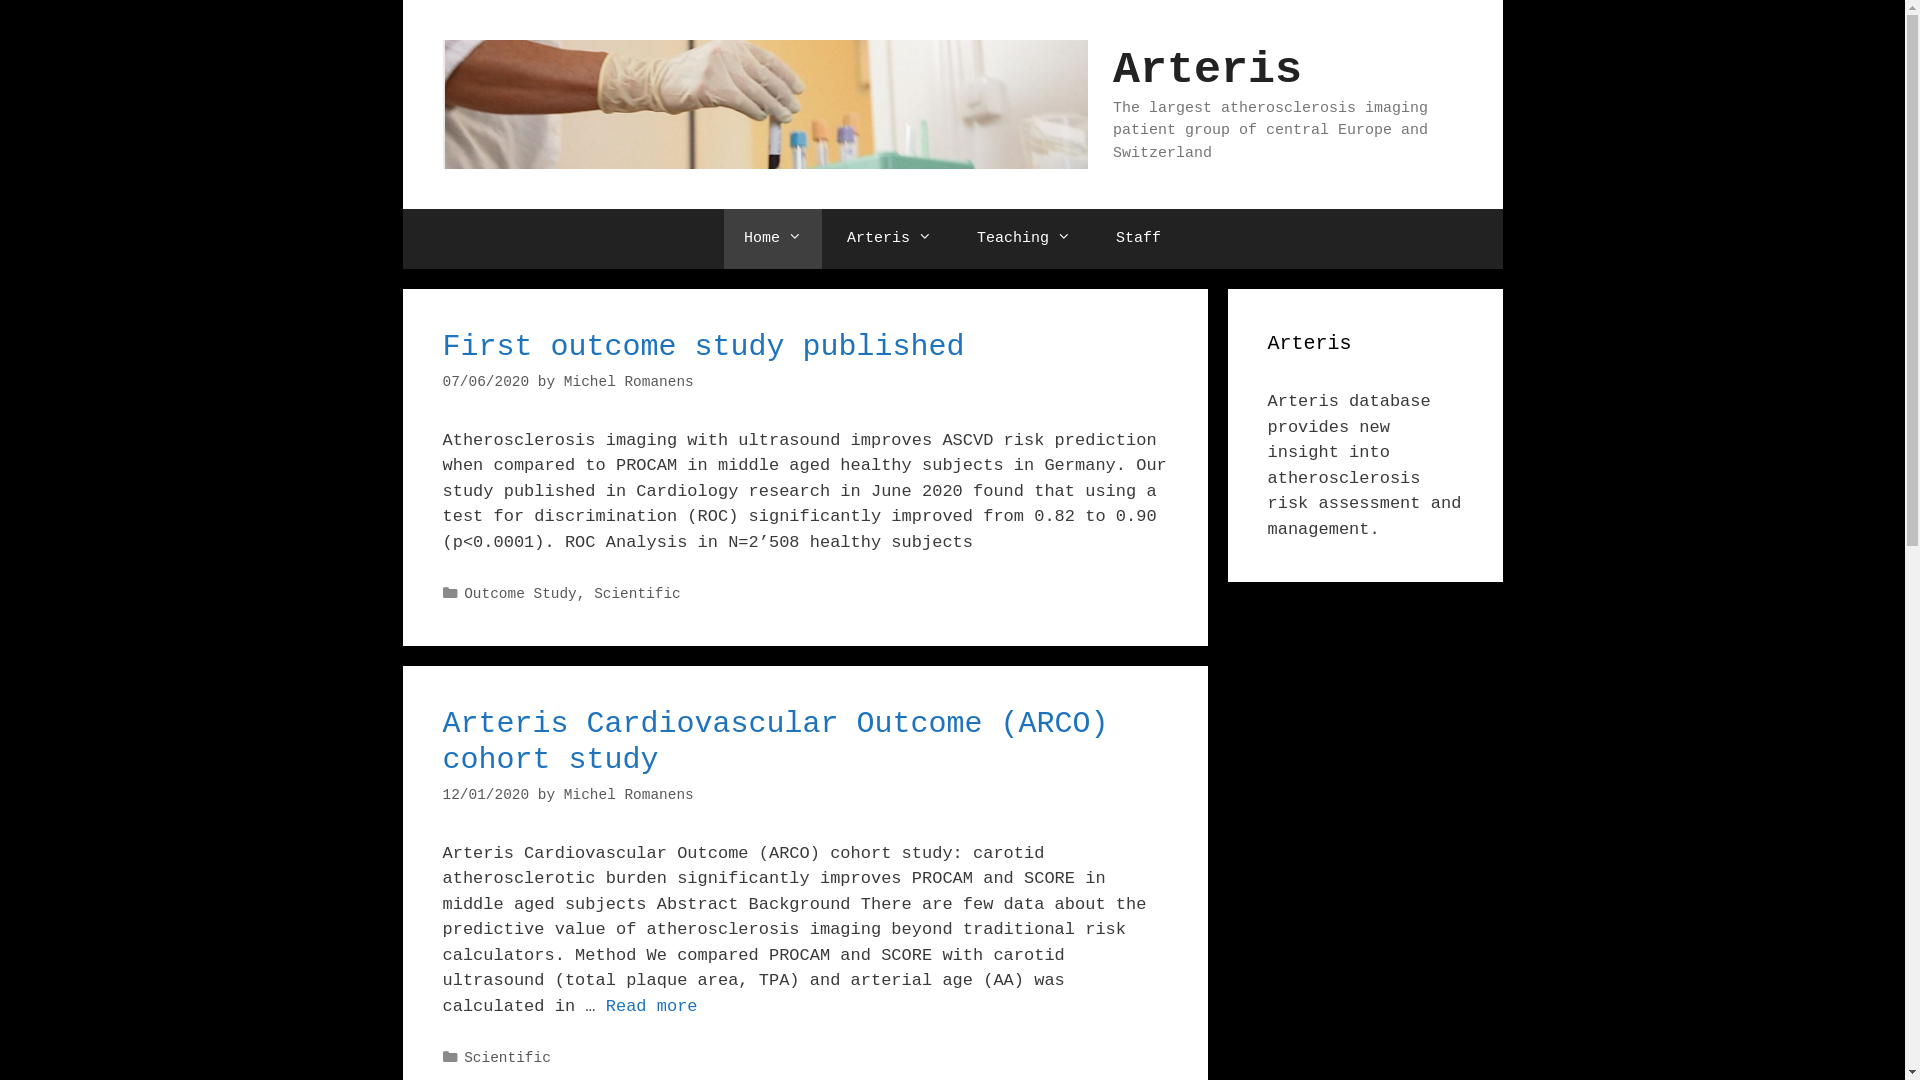 The image size is (1920, 1080). What do you see at coordinates (702, 346) in the screenshot?
I see `'First outcome study published'` at bounding box center [702, 346].